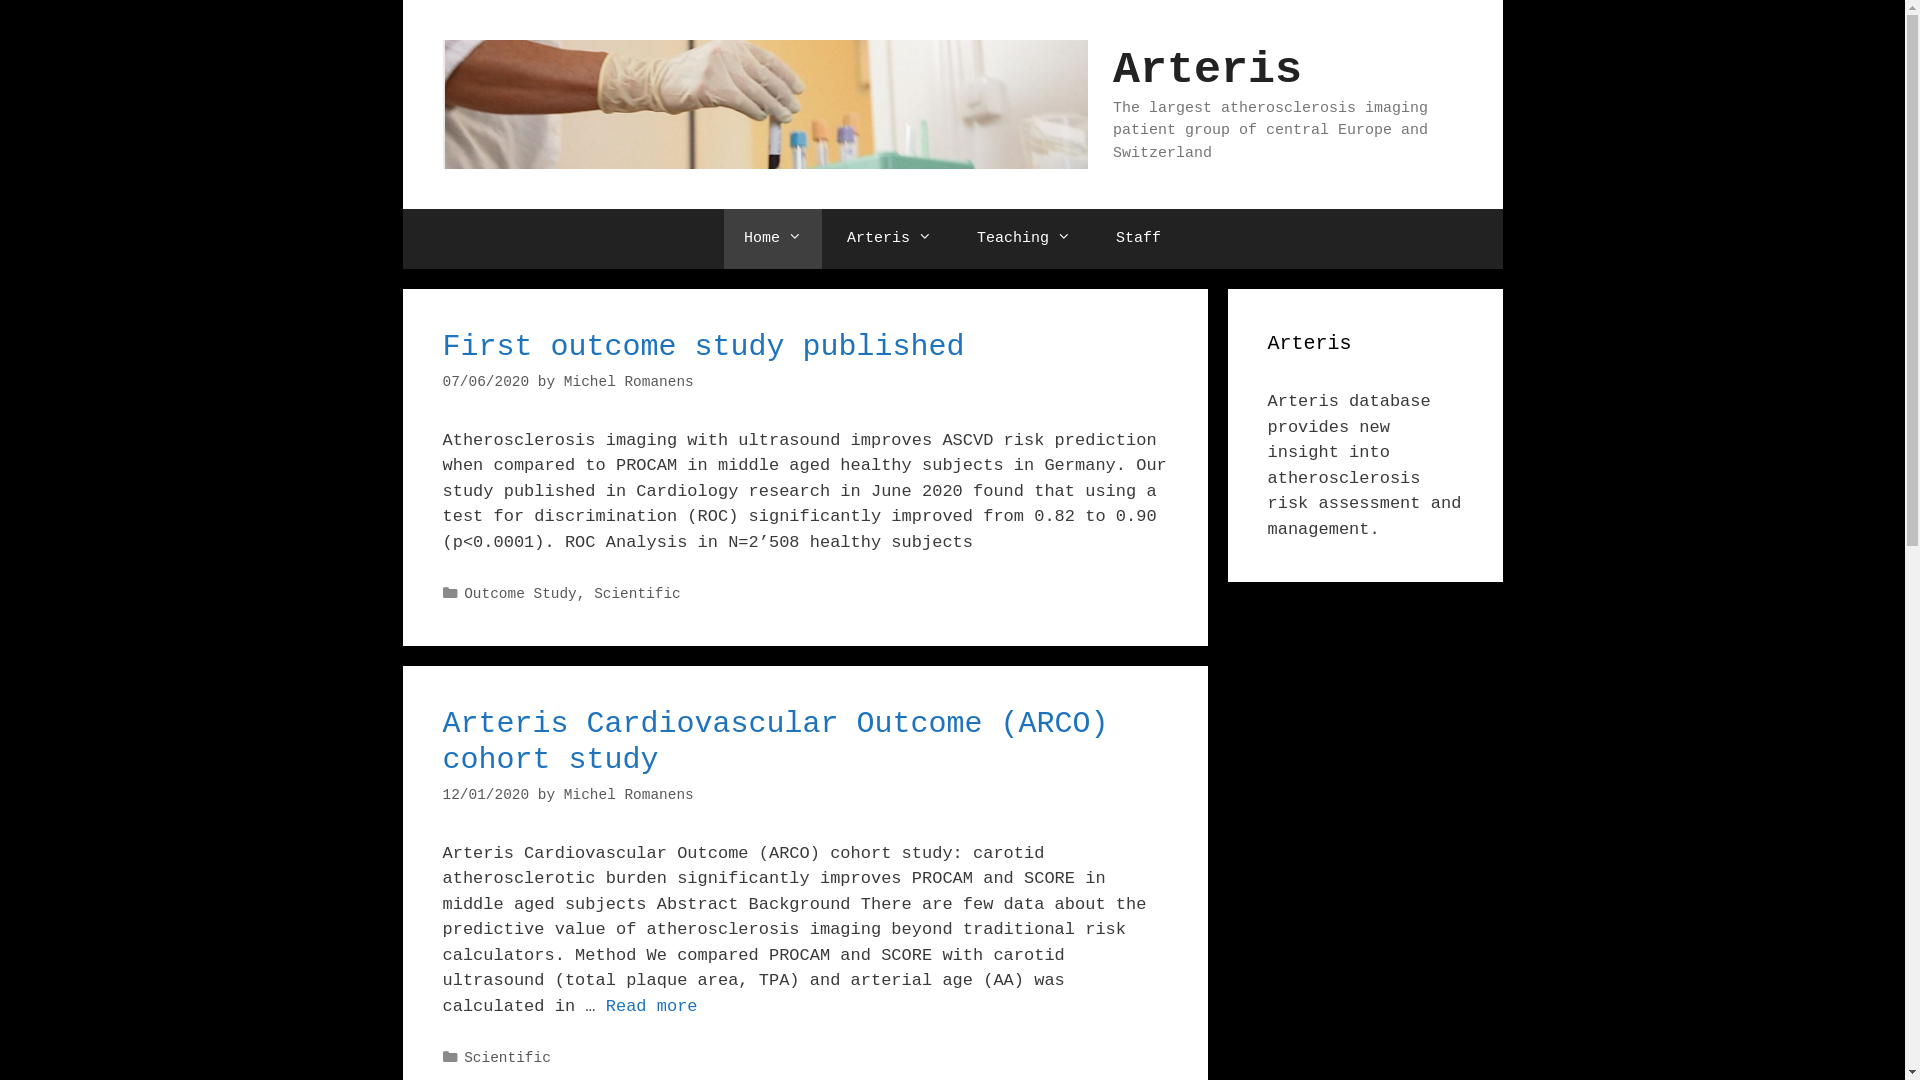 The image size is (1920, 1080). What do you see at coordinates (702, 346) in the screenshot?
I see `'First outcome study published'` at bounding box center [702, 346].